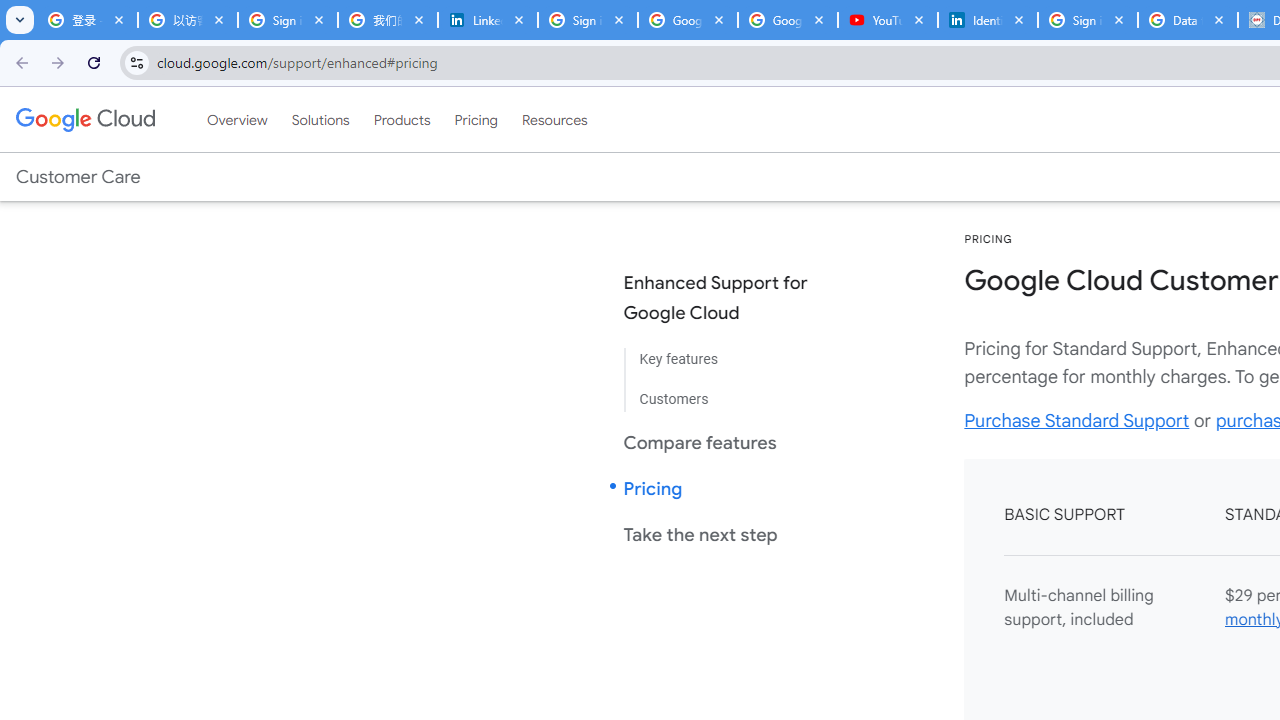 The width and height of the screenshot is (1280, 720). Describe the element at coordinates (287, 20) in the screenshot. I see `'Sign in - Google Accounts'` at that location.